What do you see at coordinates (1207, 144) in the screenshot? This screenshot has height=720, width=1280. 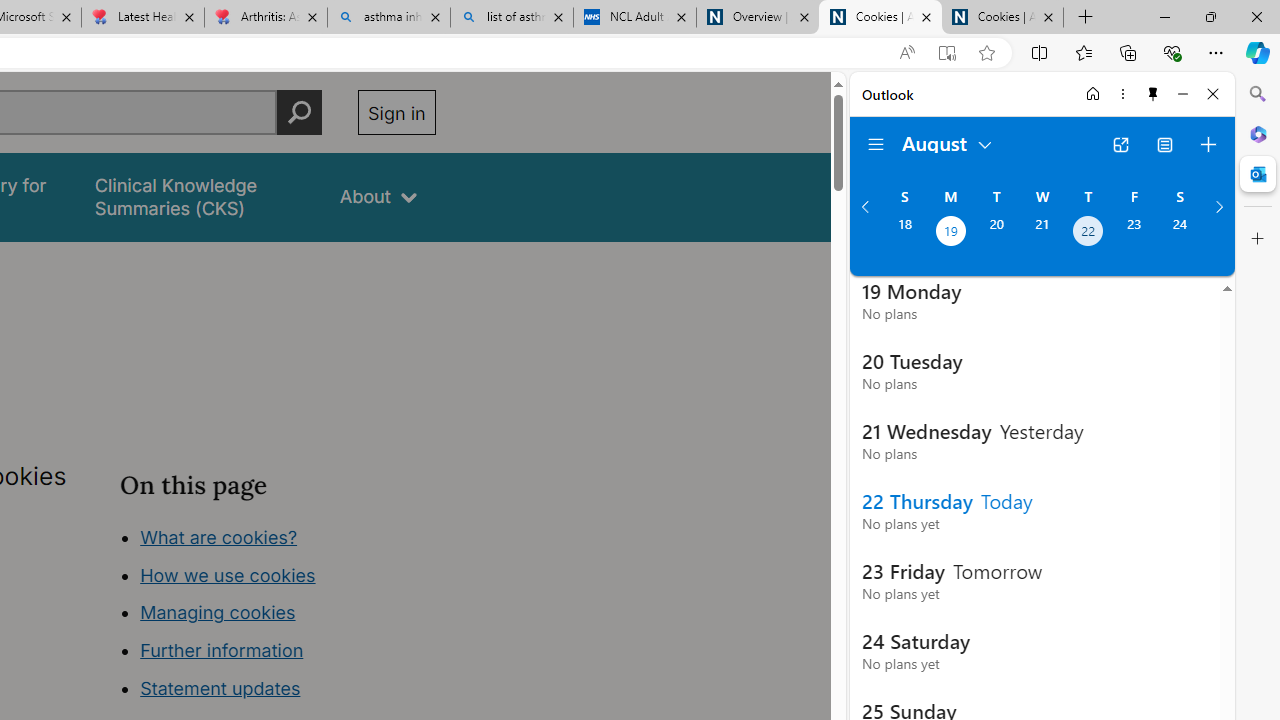 I see `'Create event'` at bounding box center [1207, 144].